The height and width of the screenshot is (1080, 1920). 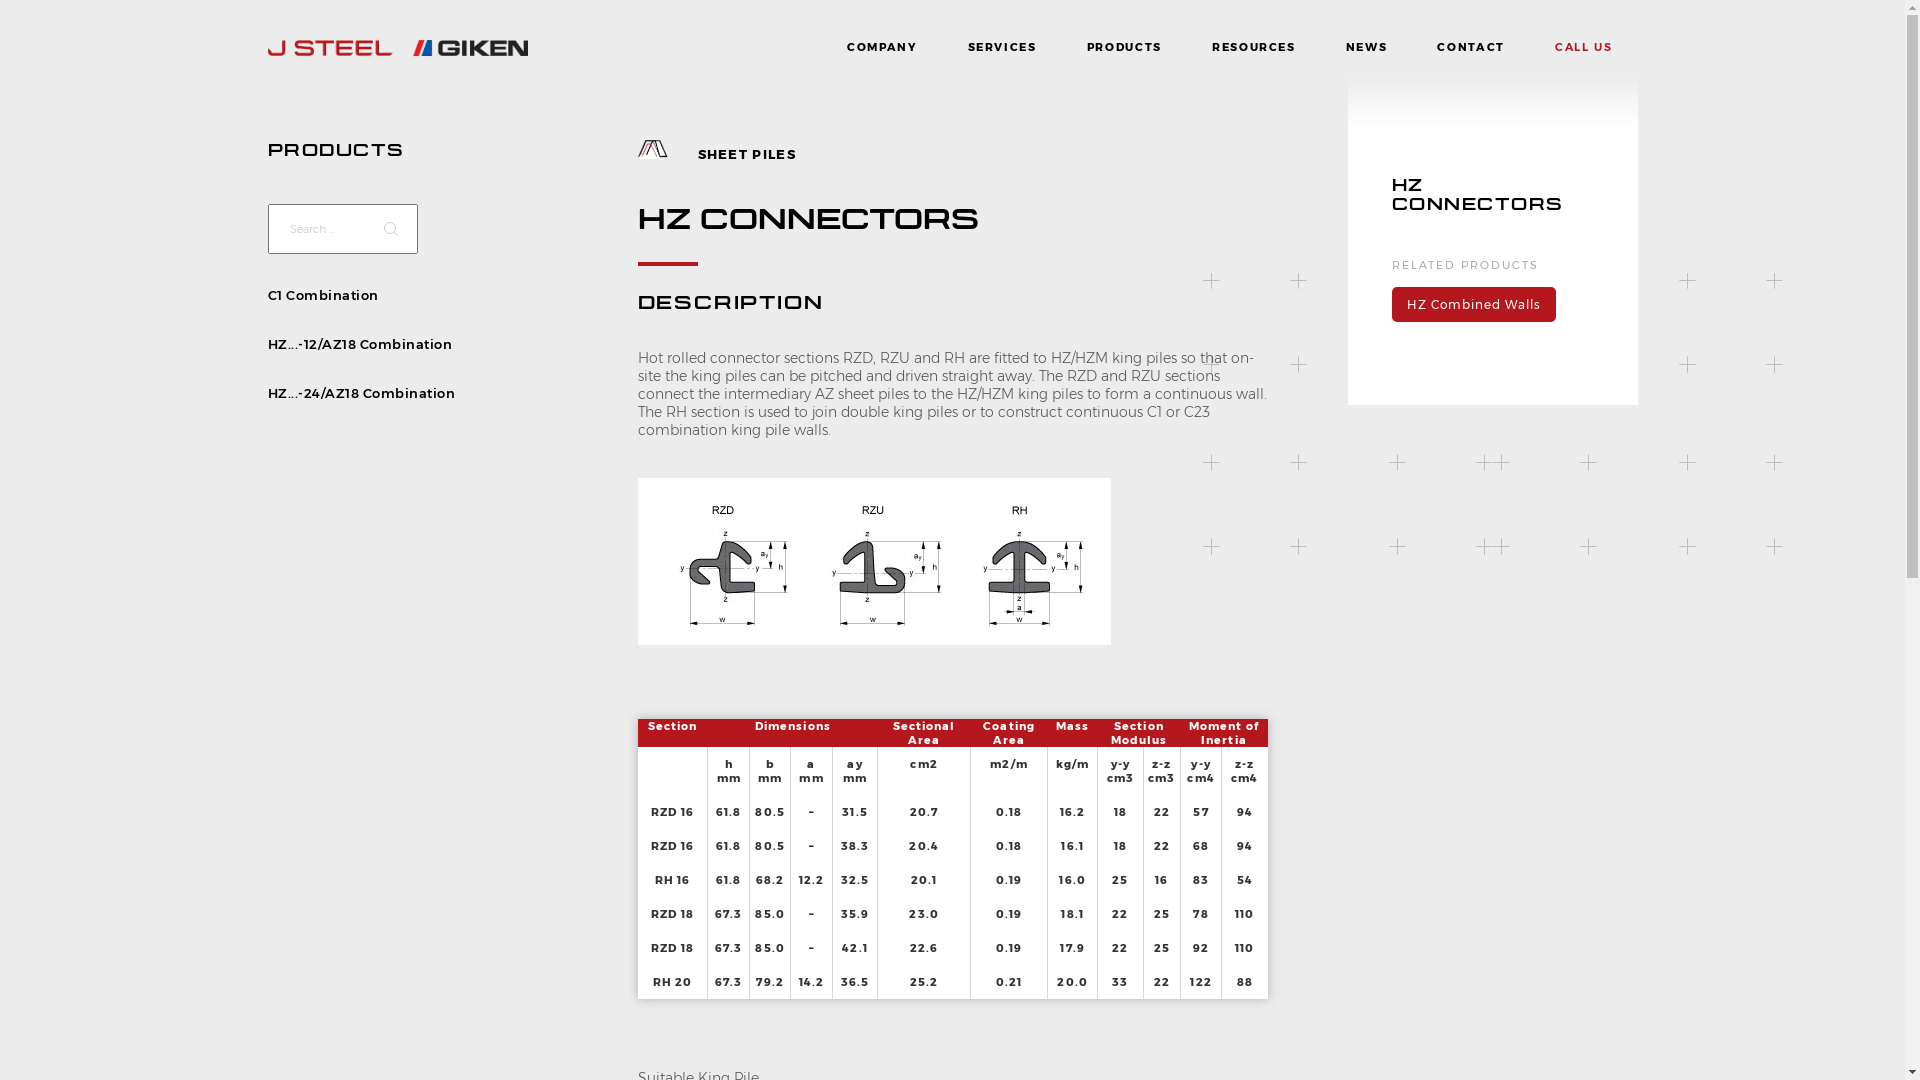 I want to click on 'HZ Combined Walls', so click(x=1473, y=304).